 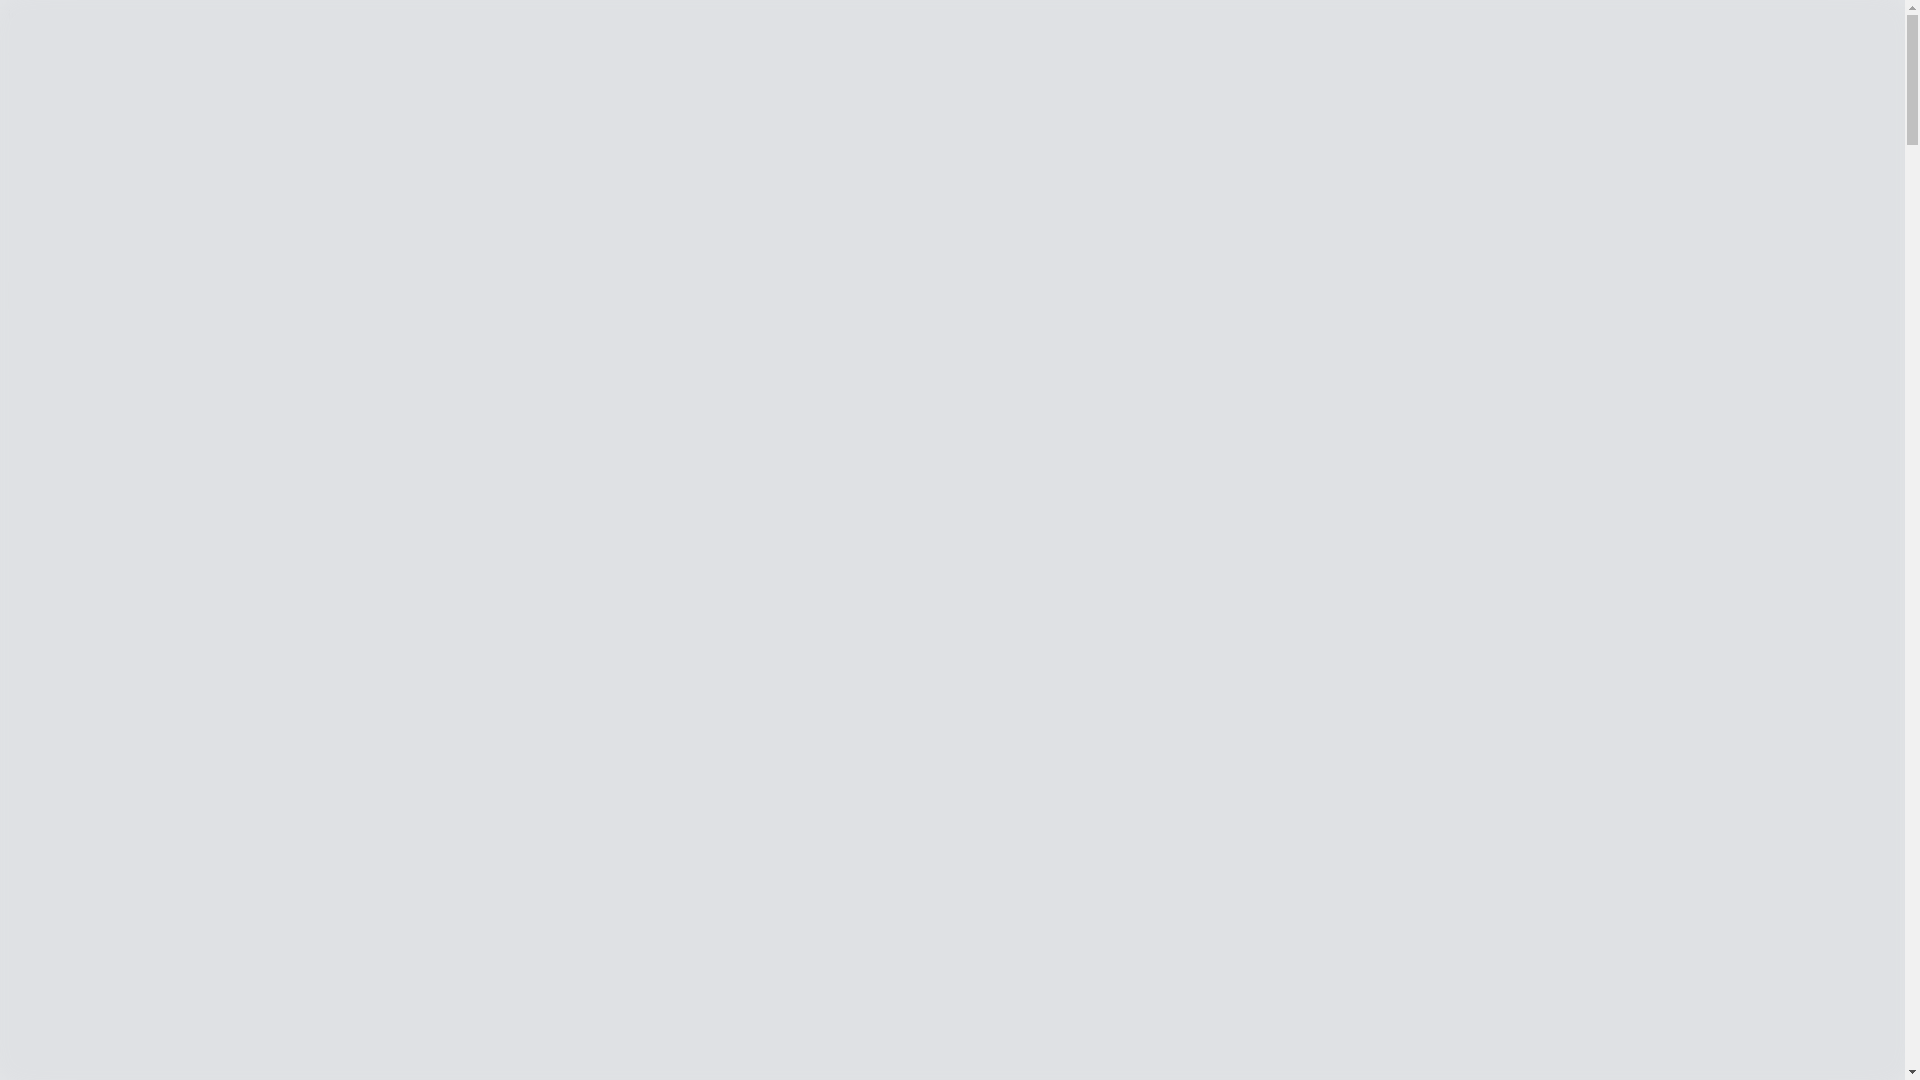 What do you see at coordinates (82, 252) in the screenshot?
I see `'Contact Us'` at bounding box center [82, 252].